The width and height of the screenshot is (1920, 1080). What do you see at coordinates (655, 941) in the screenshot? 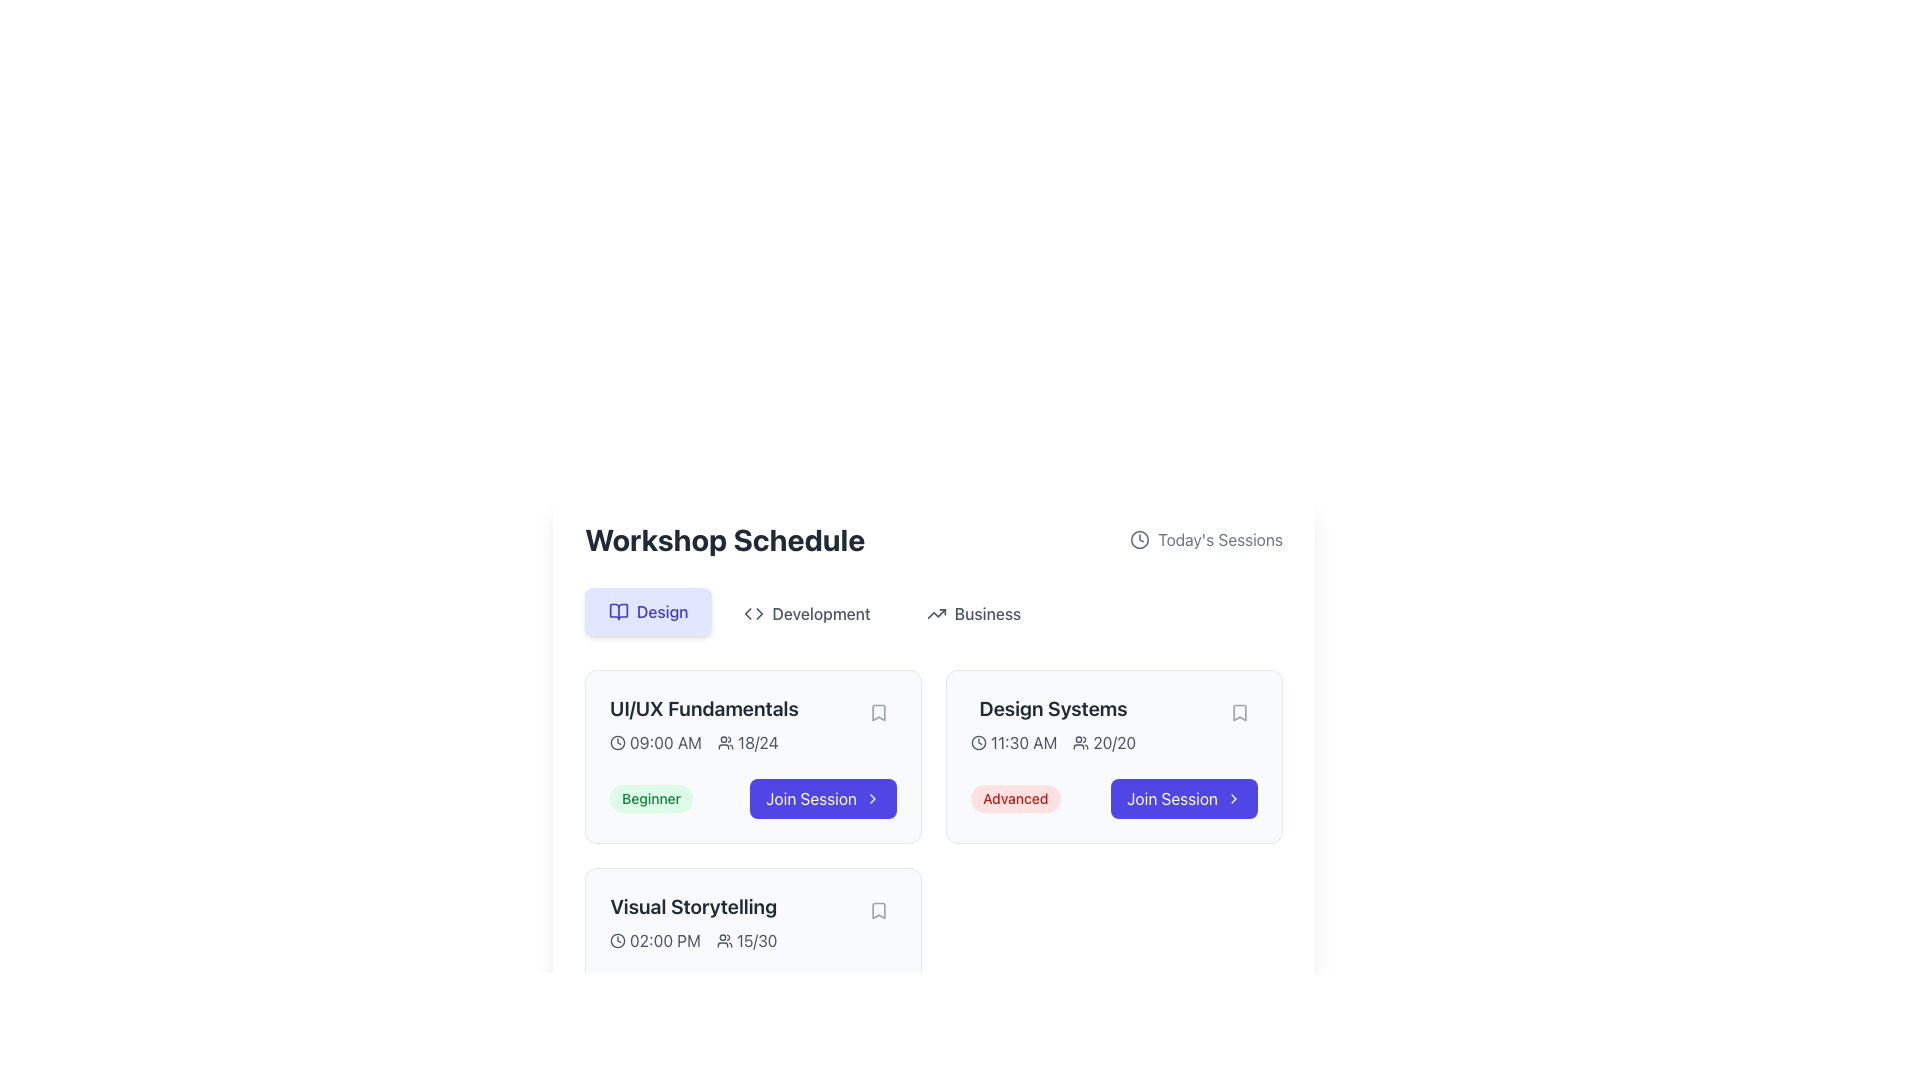
I see `the Time display element showing '02:00 PM'` at bounding box center [655, 941].